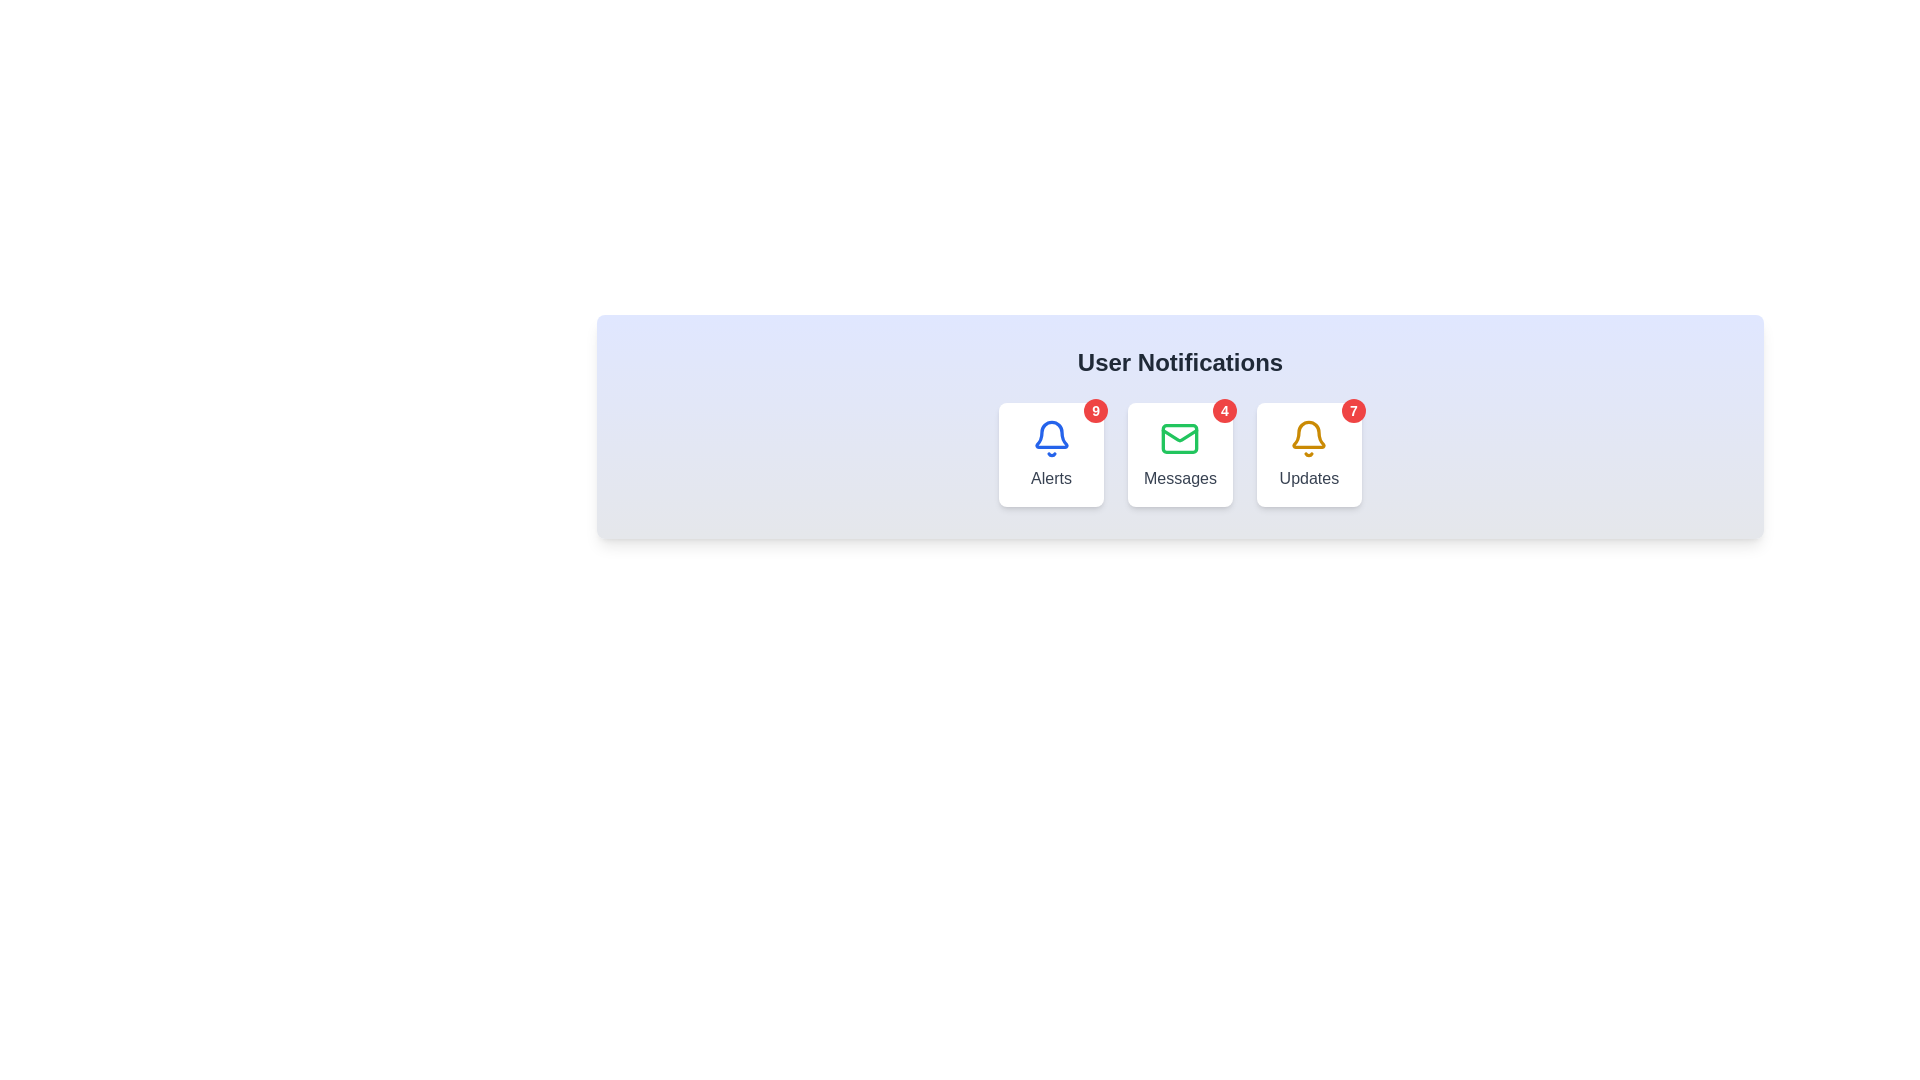 This screenshot has height=1080, width=1920. I want to click on the green rectangular shape with rounded corners, which is centered within the envelope icon in the 'Messages' notification card located between 'Alerts' and 'Updates', so click(1180, 438).